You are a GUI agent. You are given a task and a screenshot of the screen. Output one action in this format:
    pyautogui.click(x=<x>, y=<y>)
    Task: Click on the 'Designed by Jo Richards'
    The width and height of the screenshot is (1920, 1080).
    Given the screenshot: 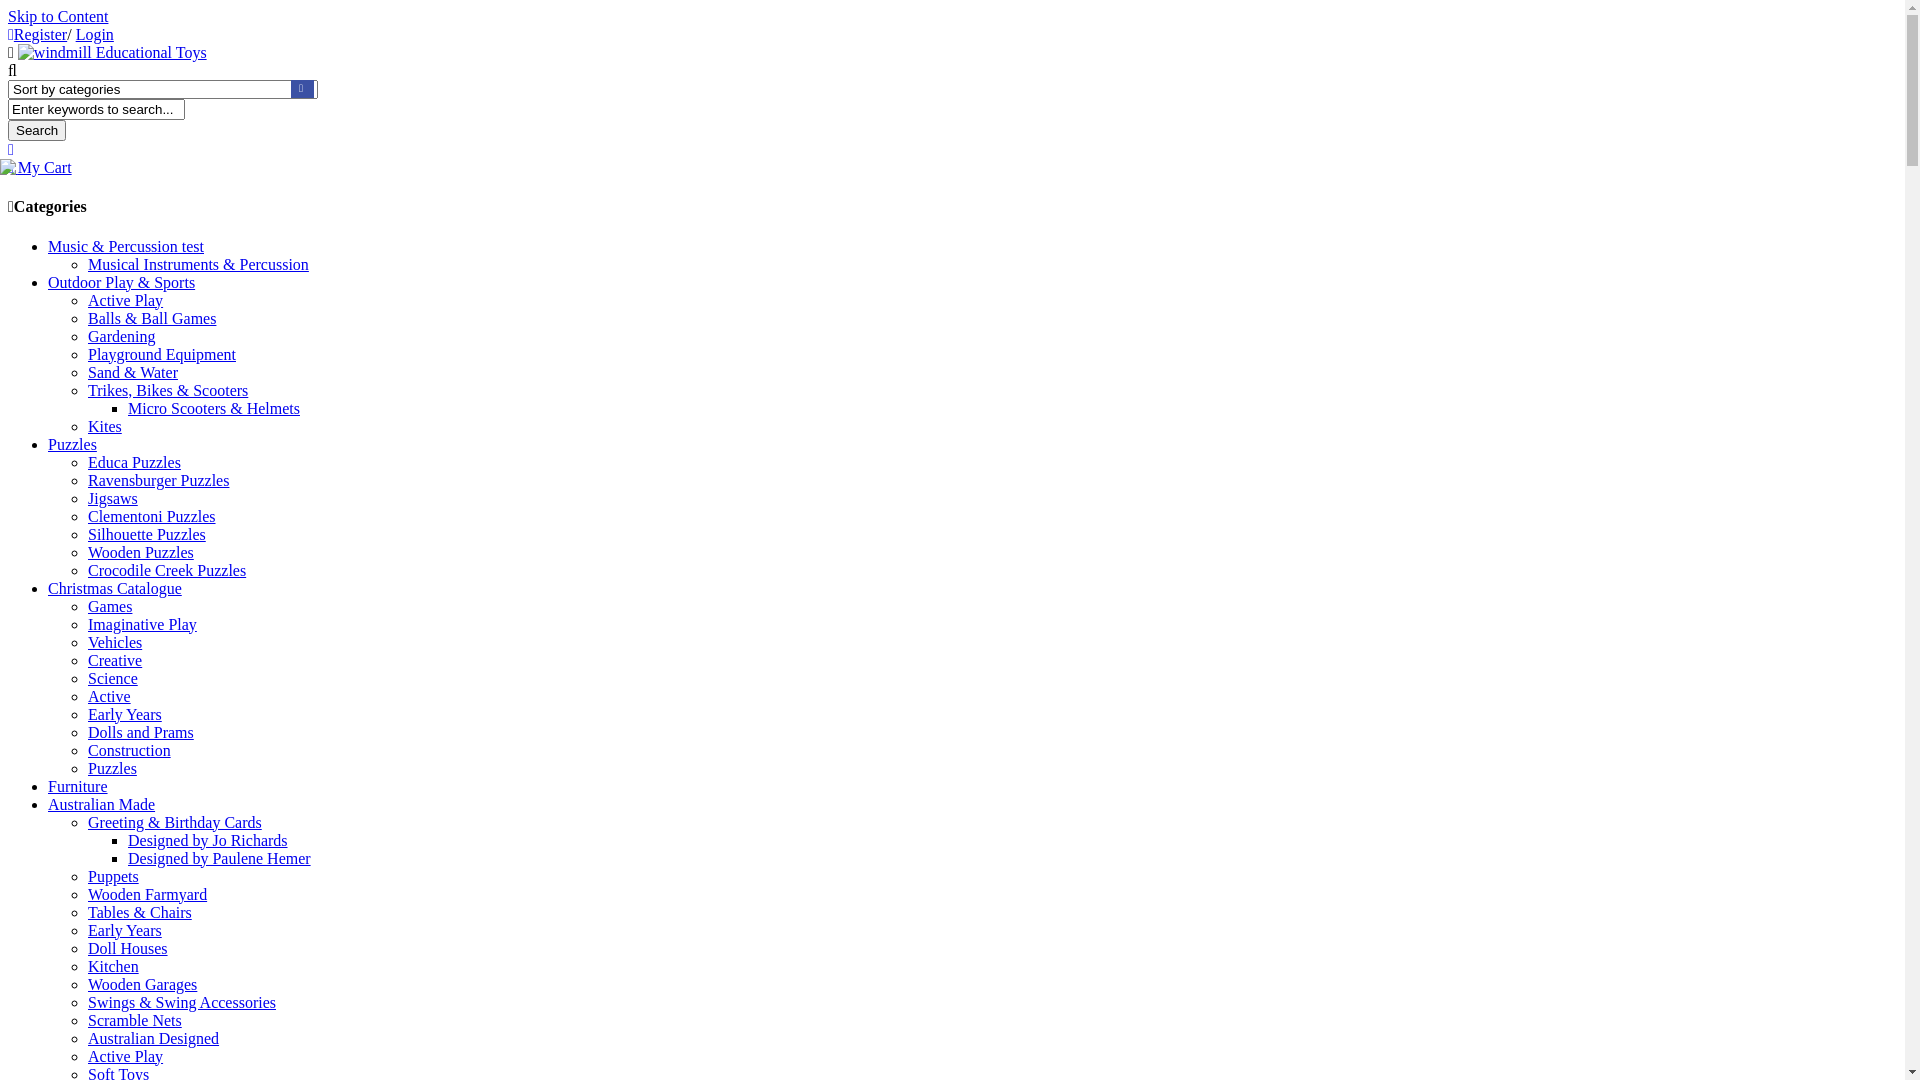 What is the action you would take?
    pyautogui.click(x=207, y=840)
    